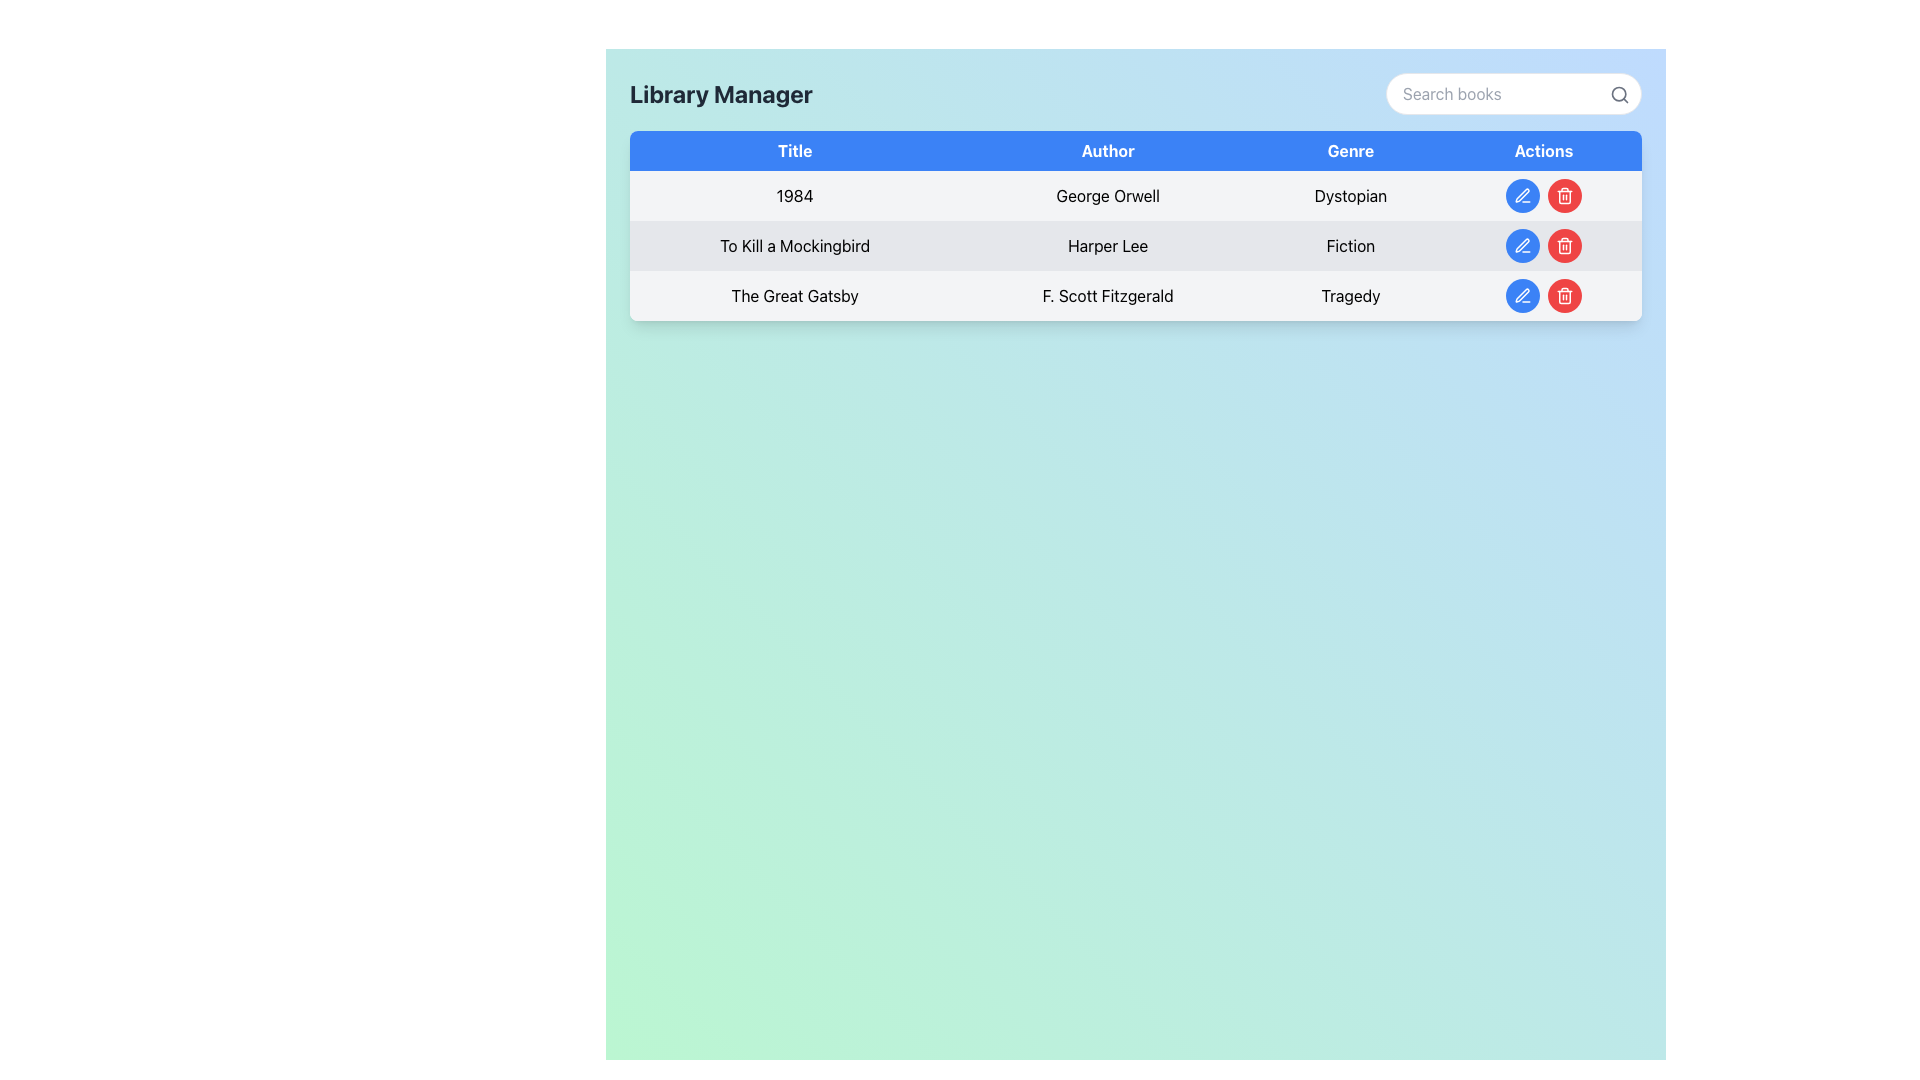  Describe the element at coordinates (1563, 296) in the screenshot. I see `the circular red button with a white trash bin symbol in the 'Actions' section of the table row for 'The Great Gatsby'` at that location.